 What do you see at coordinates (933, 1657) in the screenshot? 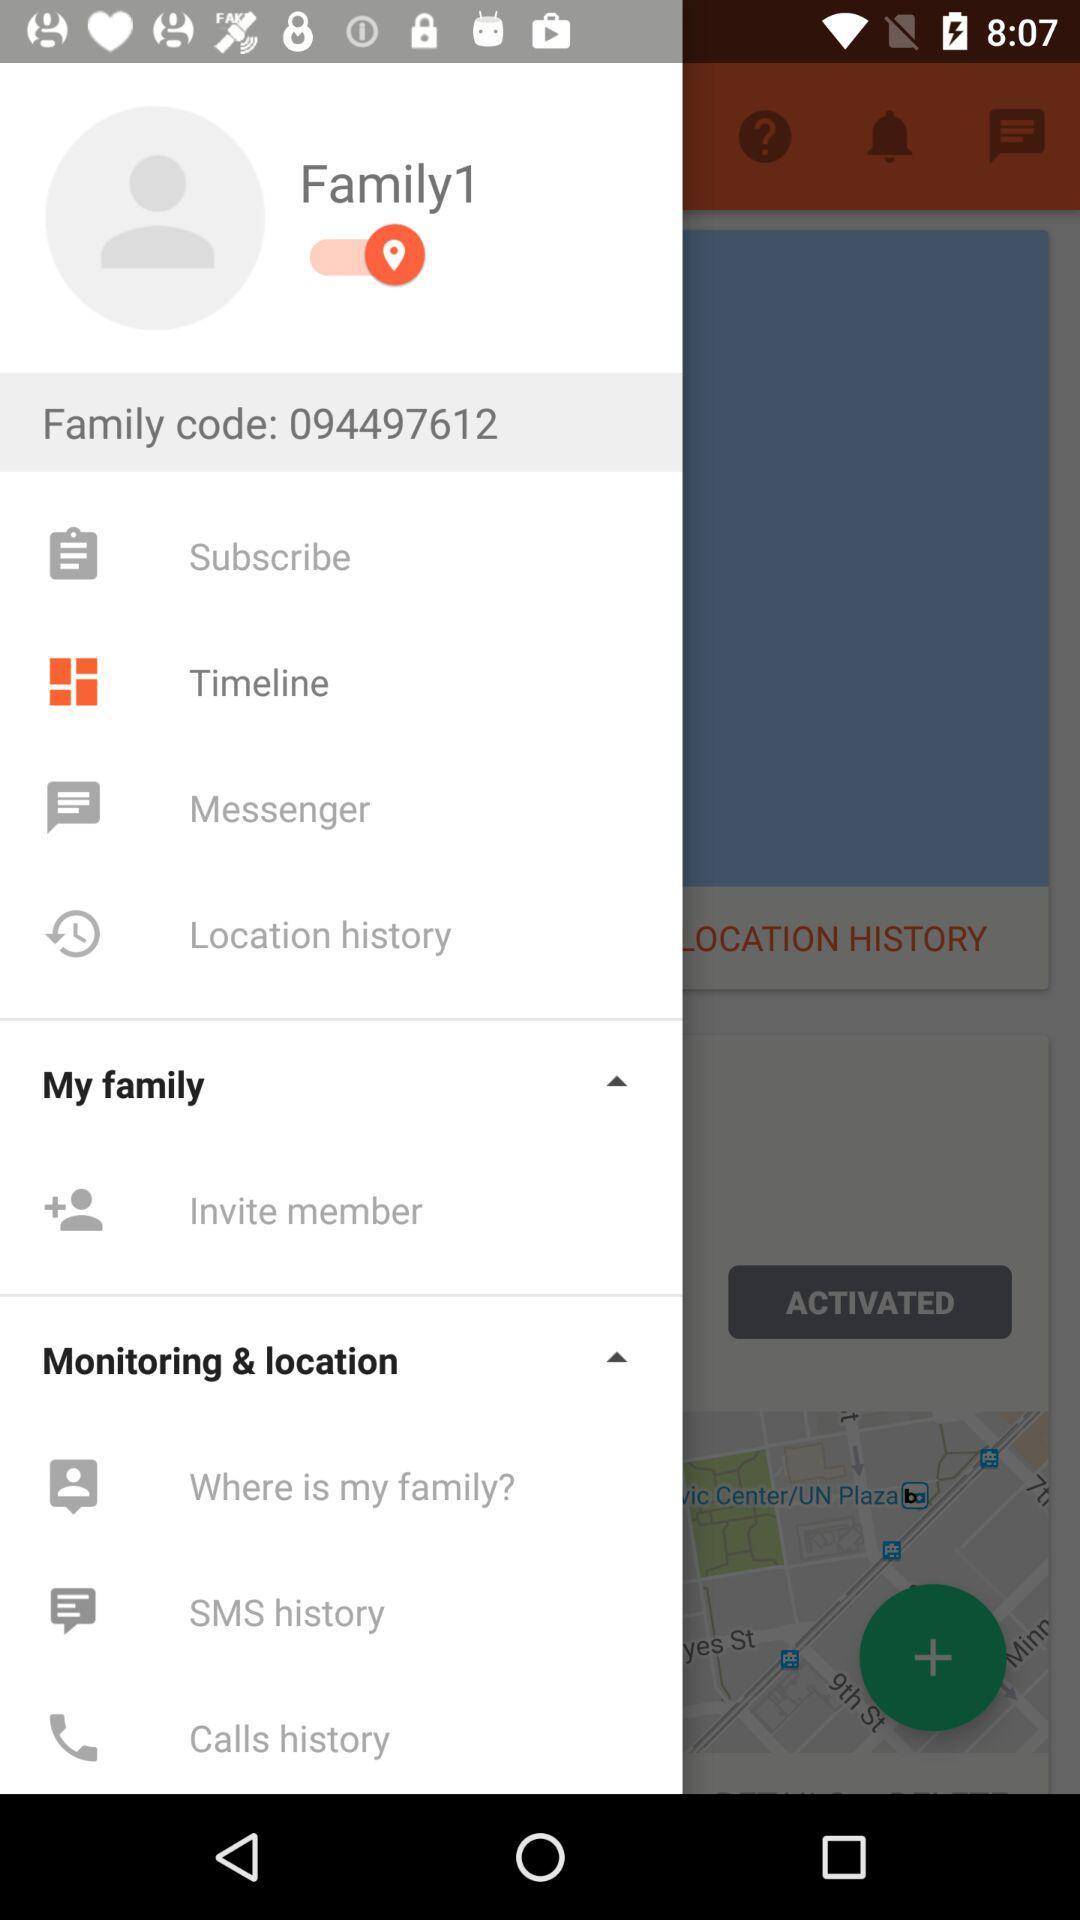
I see `the add icon` at bounding box center [933, 1657].